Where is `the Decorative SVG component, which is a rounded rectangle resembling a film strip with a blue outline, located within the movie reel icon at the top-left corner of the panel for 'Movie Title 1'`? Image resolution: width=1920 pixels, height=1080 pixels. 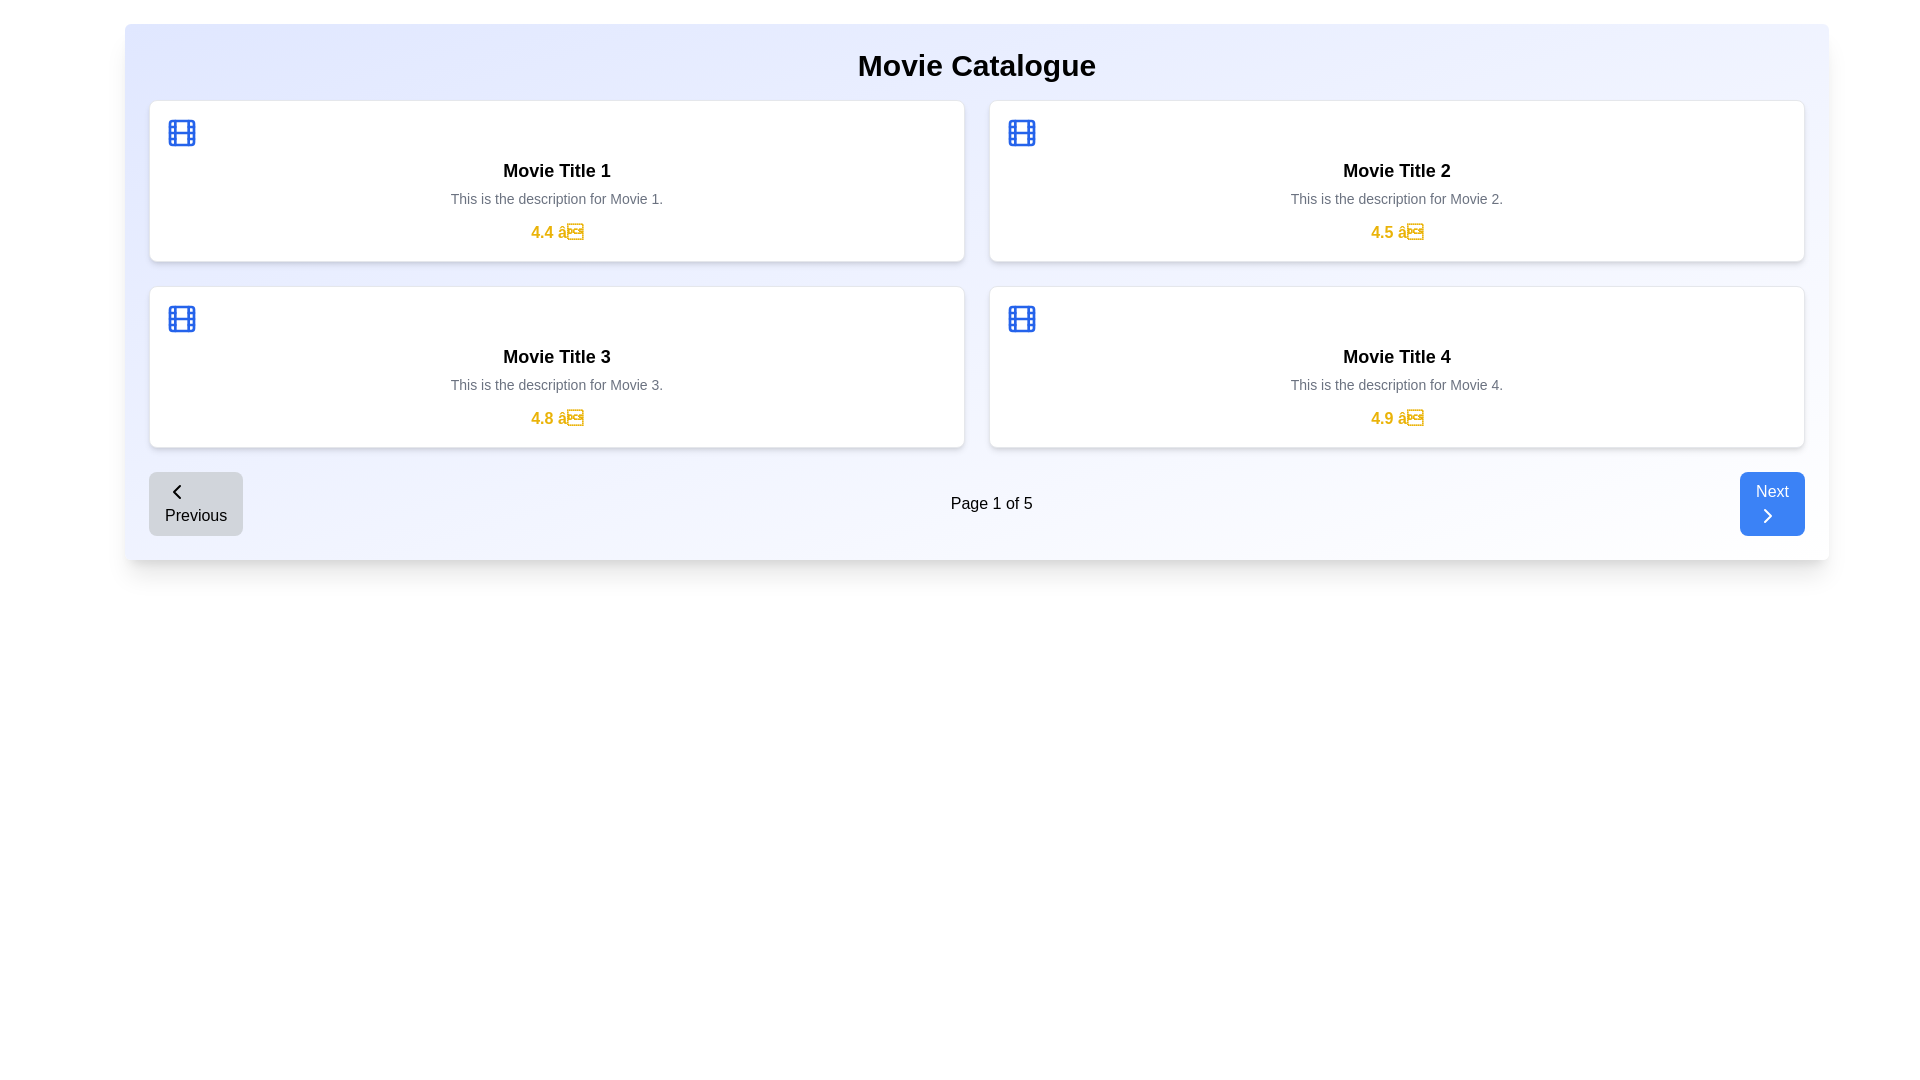 the Decorative SVG component, which is a rounded rectangle resembling a film strip with a blue outline, located within the movie reel icon at the top-left corner of the panel for 'Movie Title 1' is located at coordinates (182, 132).